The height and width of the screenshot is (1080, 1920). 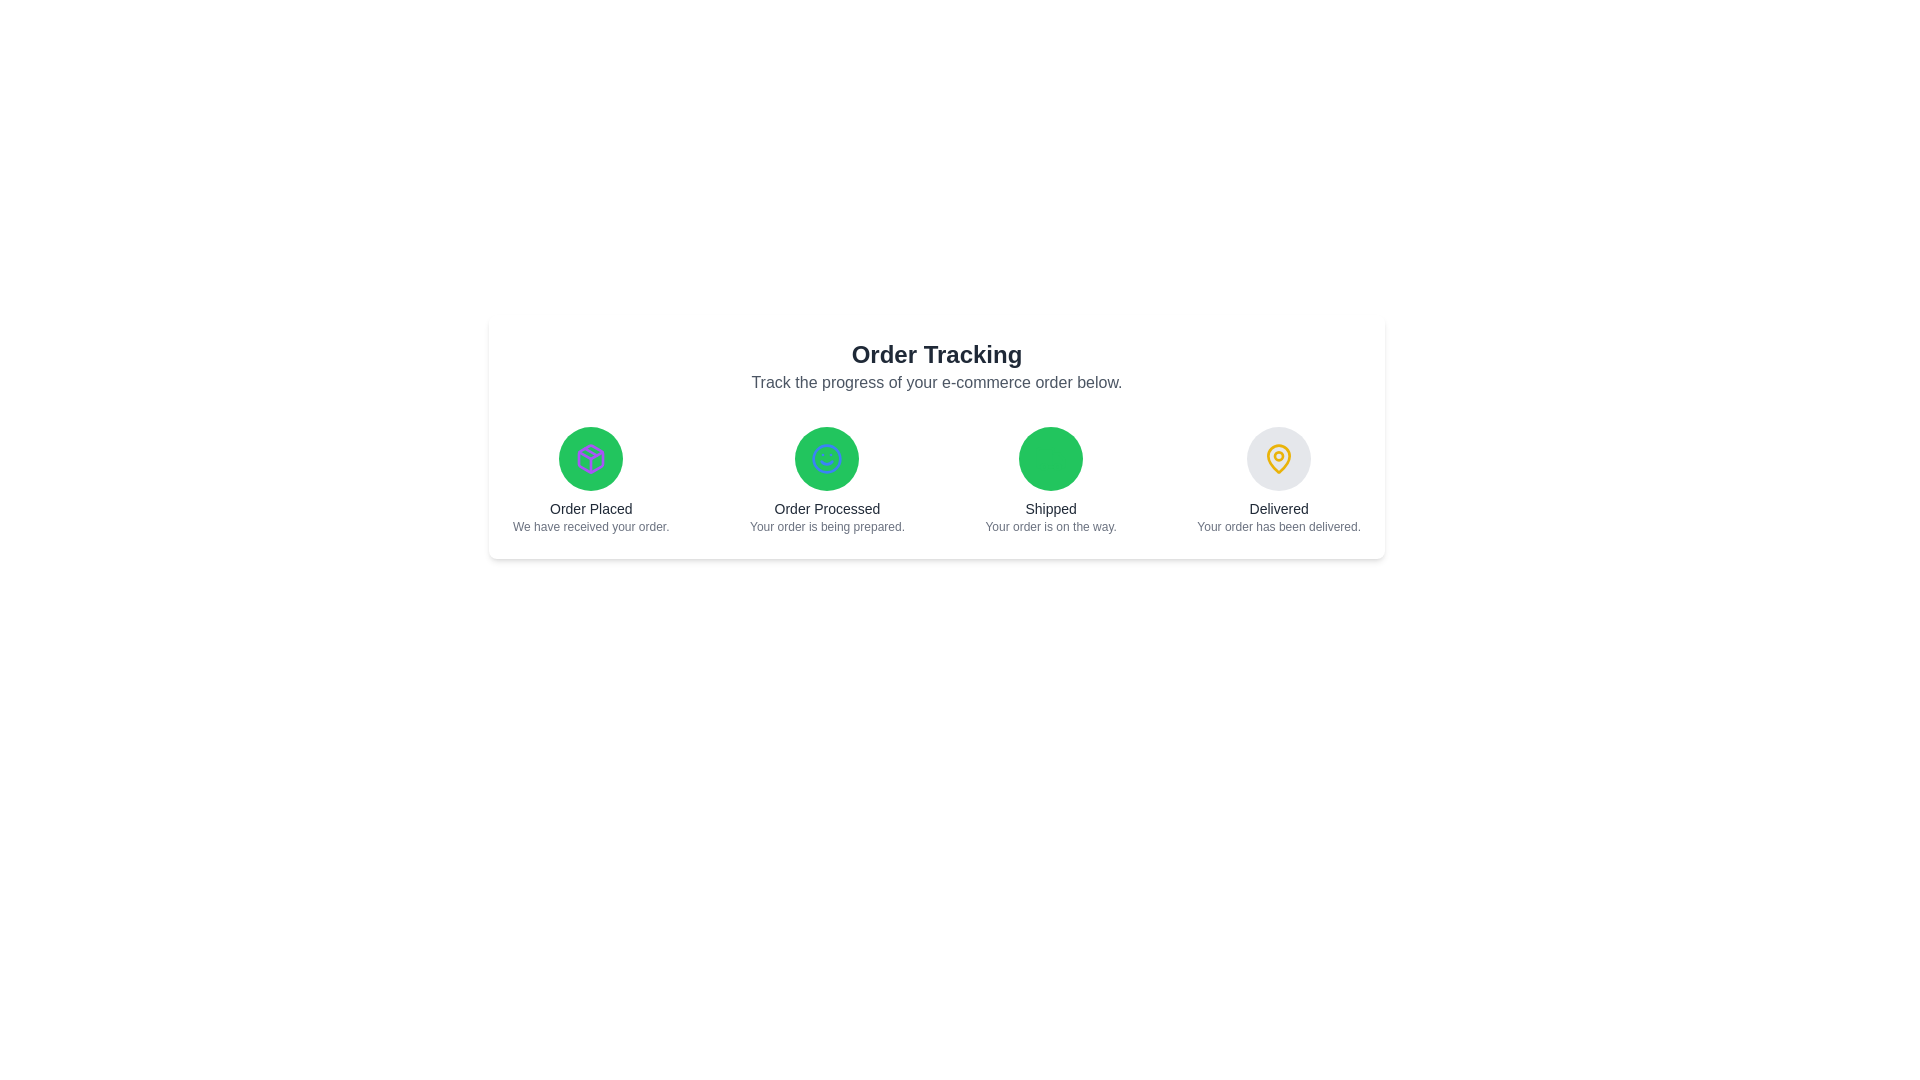 I want to click on text block providing additional information about the 'Order Processed' status, located below the 'Order Processed' label and icon, so click(x=827, y=526).